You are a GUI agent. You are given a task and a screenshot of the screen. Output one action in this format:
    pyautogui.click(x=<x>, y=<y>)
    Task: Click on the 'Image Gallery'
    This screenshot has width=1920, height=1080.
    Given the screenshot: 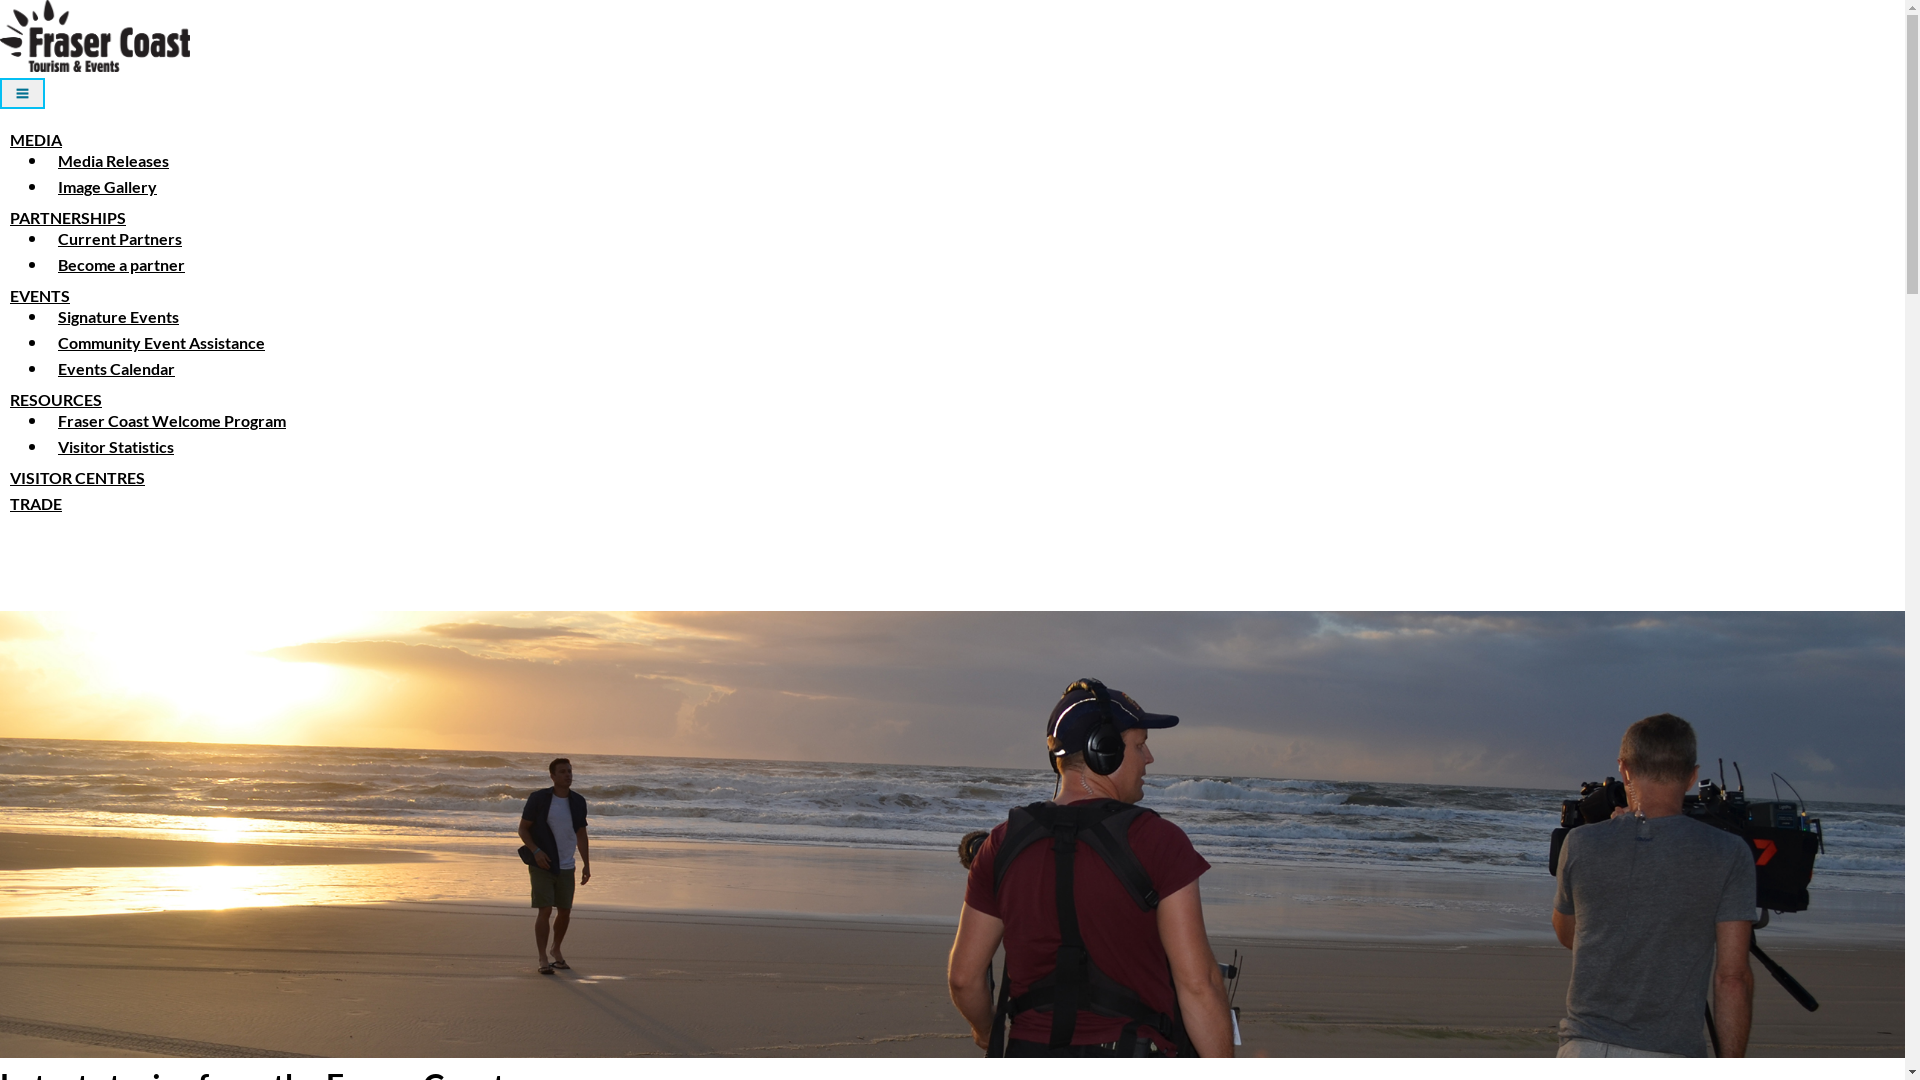 What is the action you would take?
    pyautogui.click(x=48, y=186)
    